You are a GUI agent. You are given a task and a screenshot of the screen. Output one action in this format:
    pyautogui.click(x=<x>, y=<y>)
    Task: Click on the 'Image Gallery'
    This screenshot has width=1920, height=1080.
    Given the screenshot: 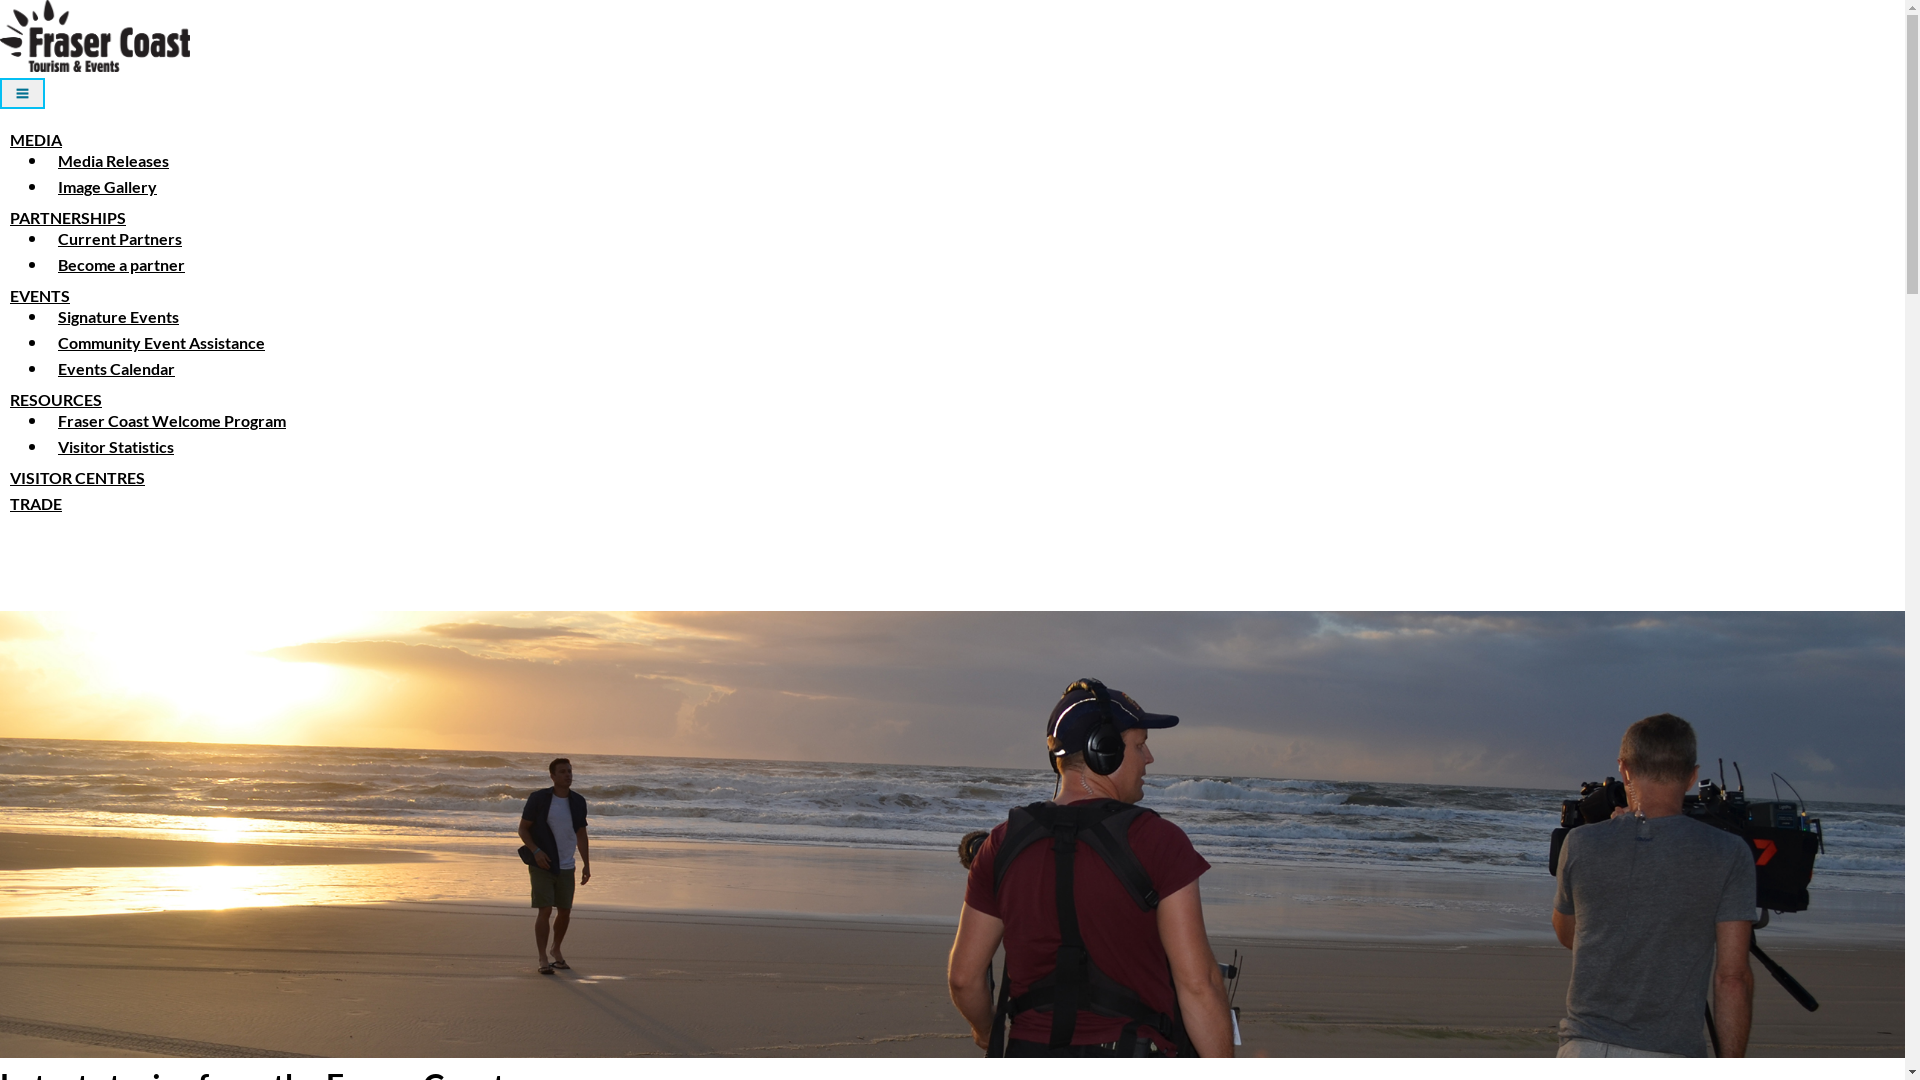 What is the action you would take?
    pyautogui.click(x=48, y=186)
    